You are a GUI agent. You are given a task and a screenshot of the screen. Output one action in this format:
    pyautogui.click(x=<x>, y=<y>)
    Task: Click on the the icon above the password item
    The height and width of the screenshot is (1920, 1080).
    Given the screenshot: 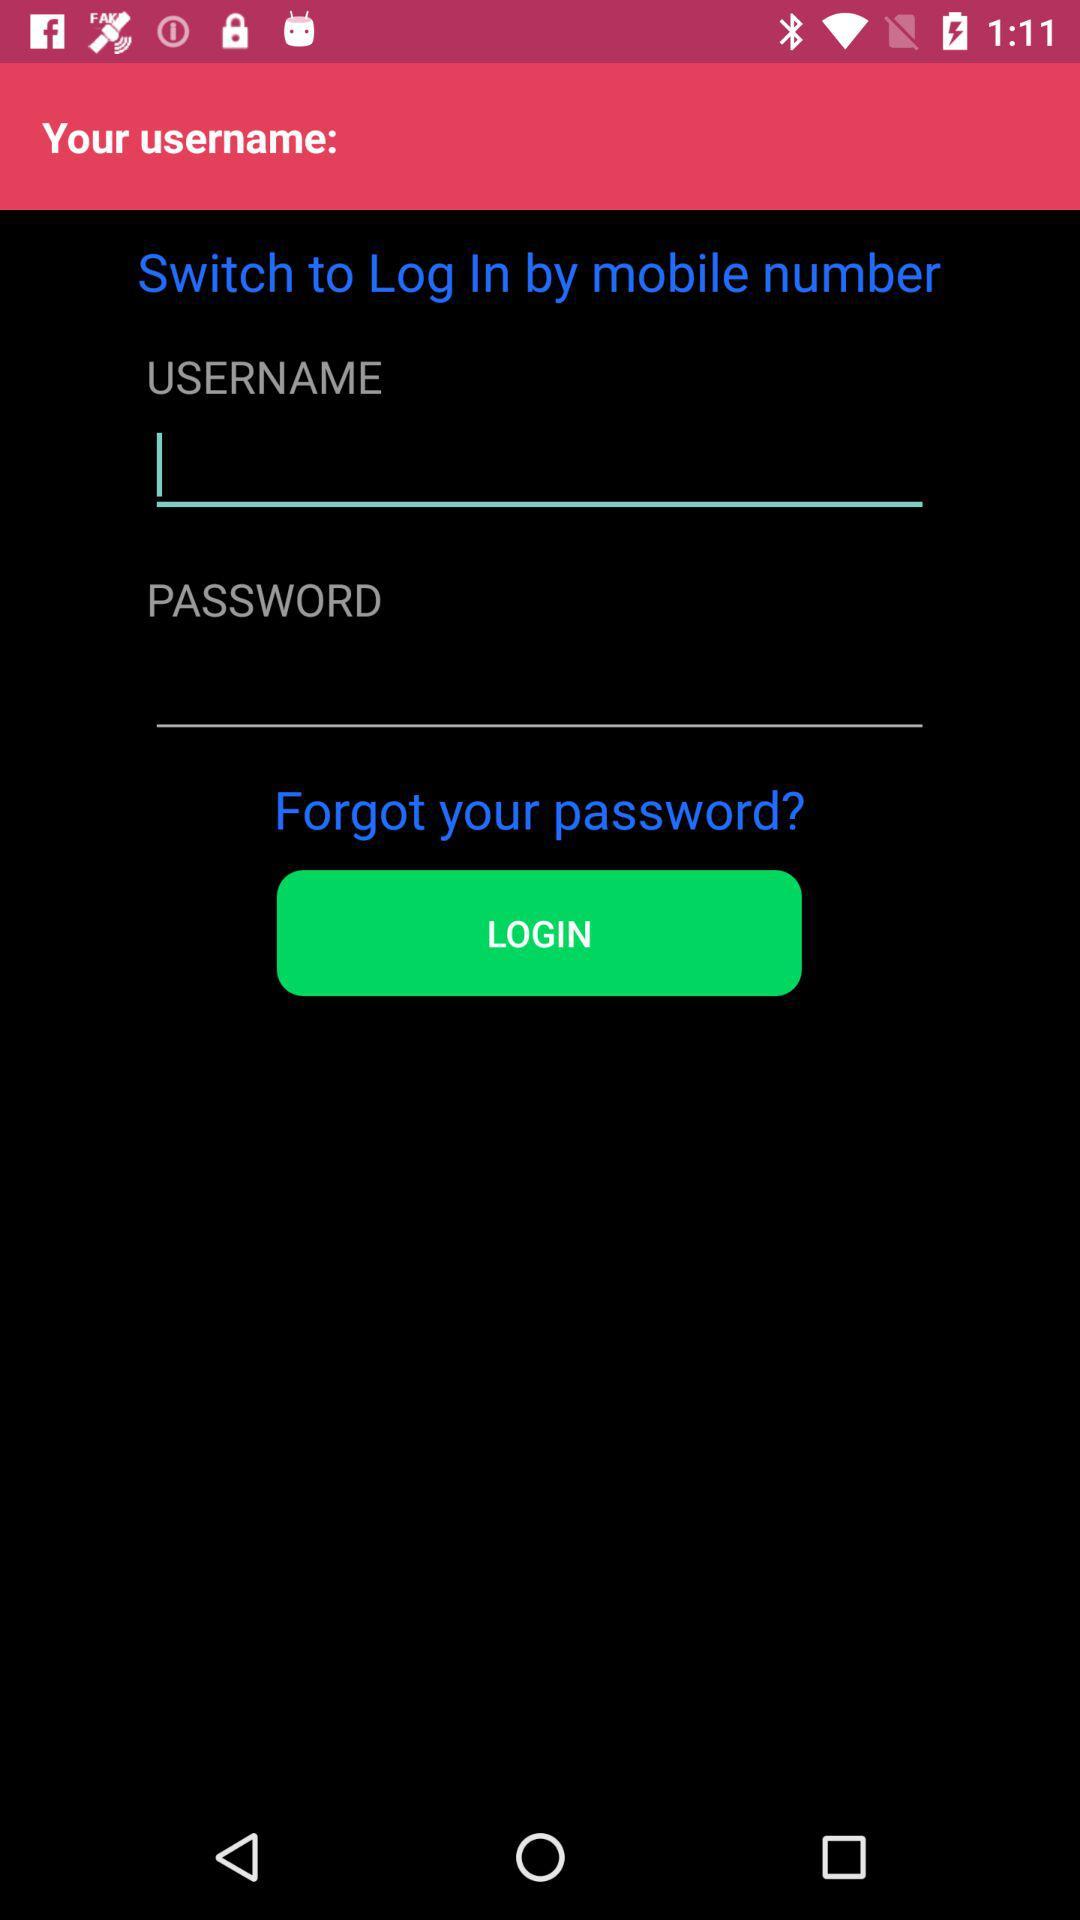 What is the action you would take?
    pyautogui.click(x=538, y=464)
    